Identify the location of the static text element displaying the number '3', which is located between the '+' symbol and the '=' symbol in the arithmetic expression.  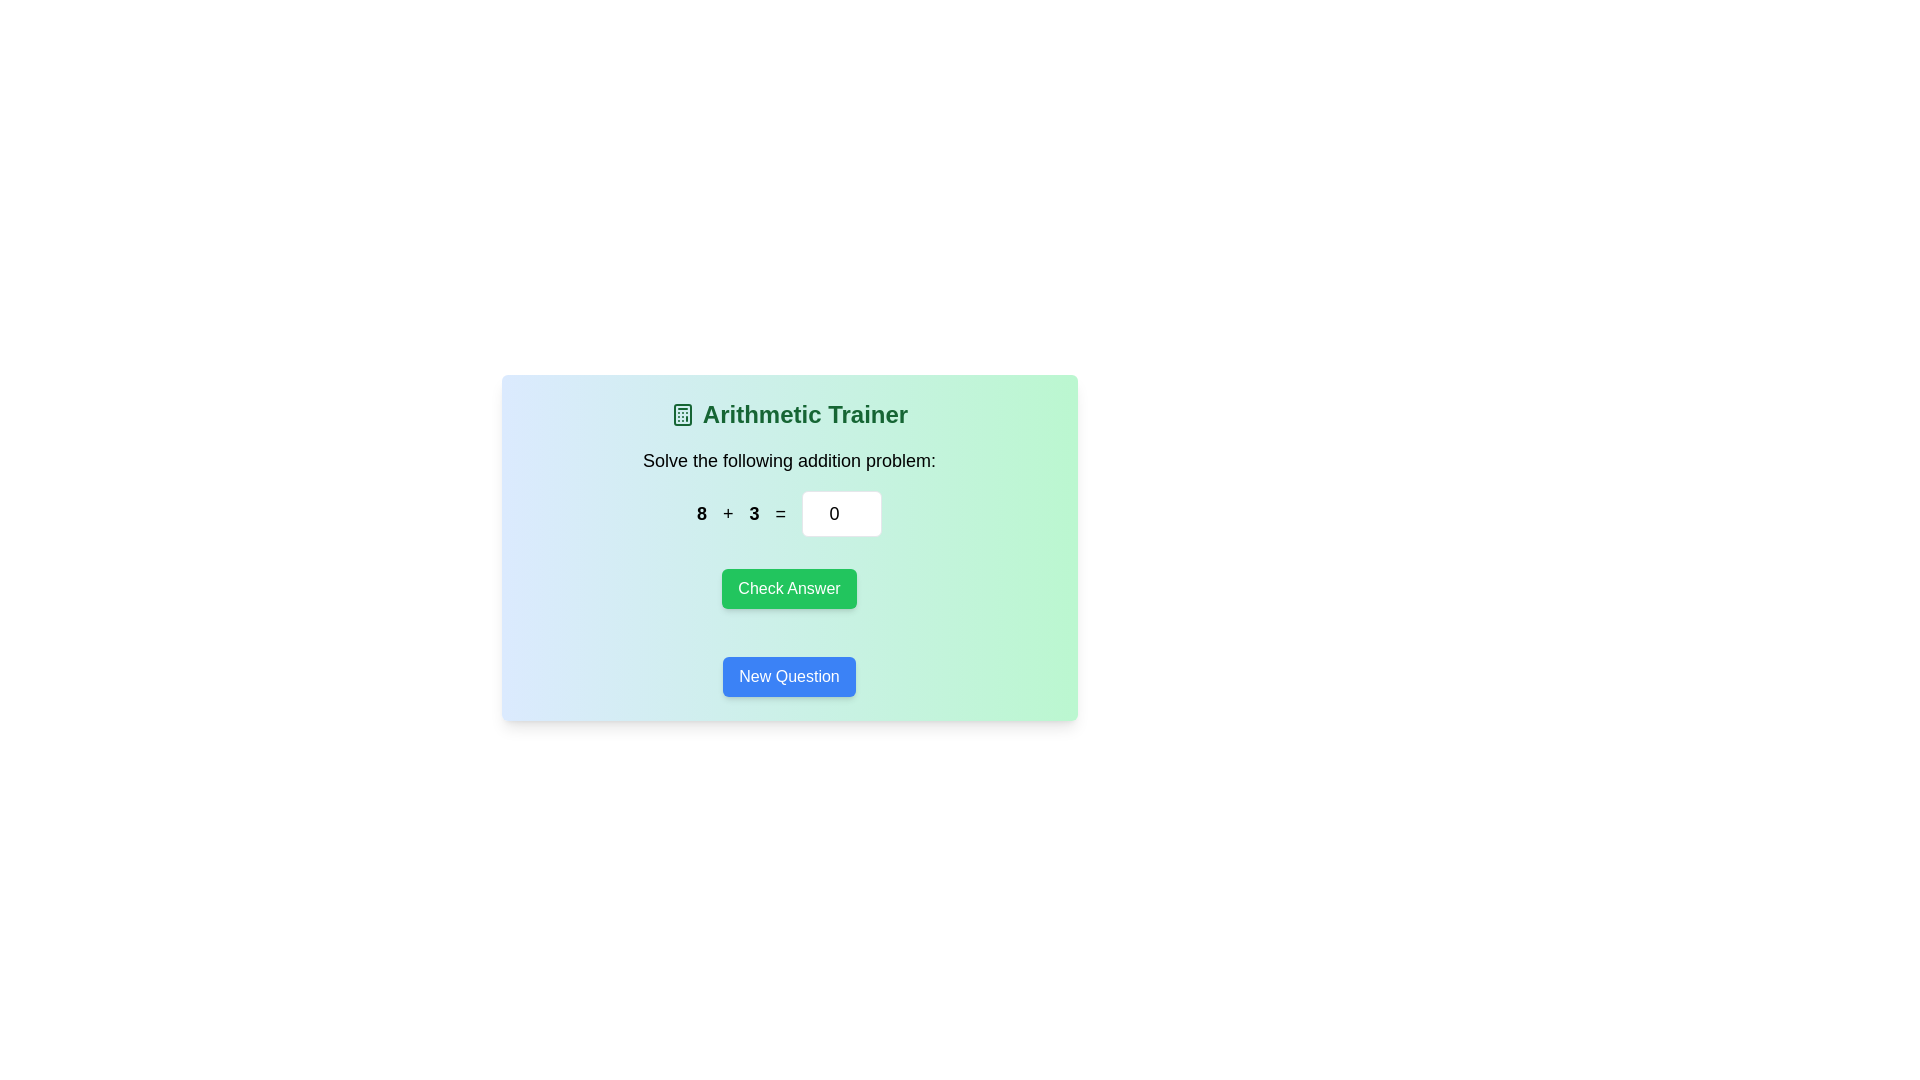
(753, 512).